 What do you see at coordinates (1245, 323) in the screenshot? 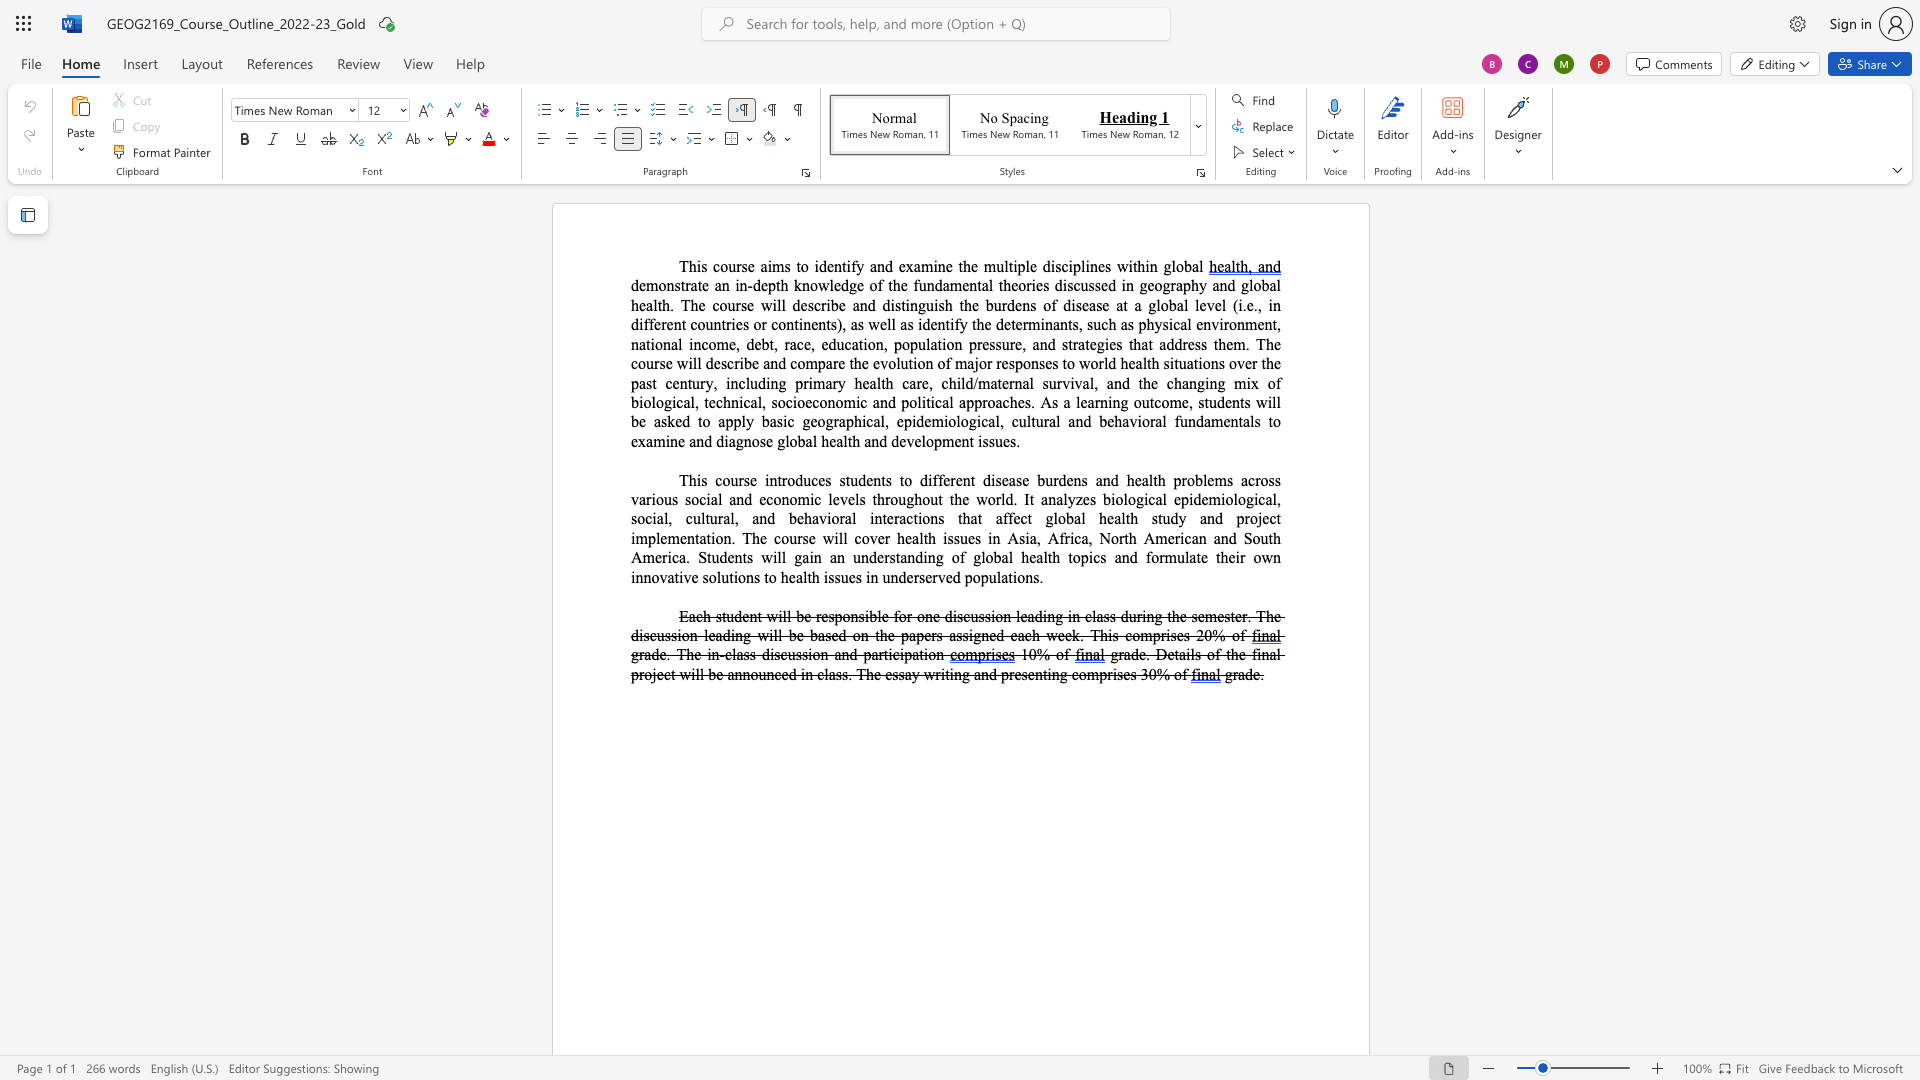
I see `the space between the continuous character "n" and "m" in the text` at bounding box center [1245, 323].